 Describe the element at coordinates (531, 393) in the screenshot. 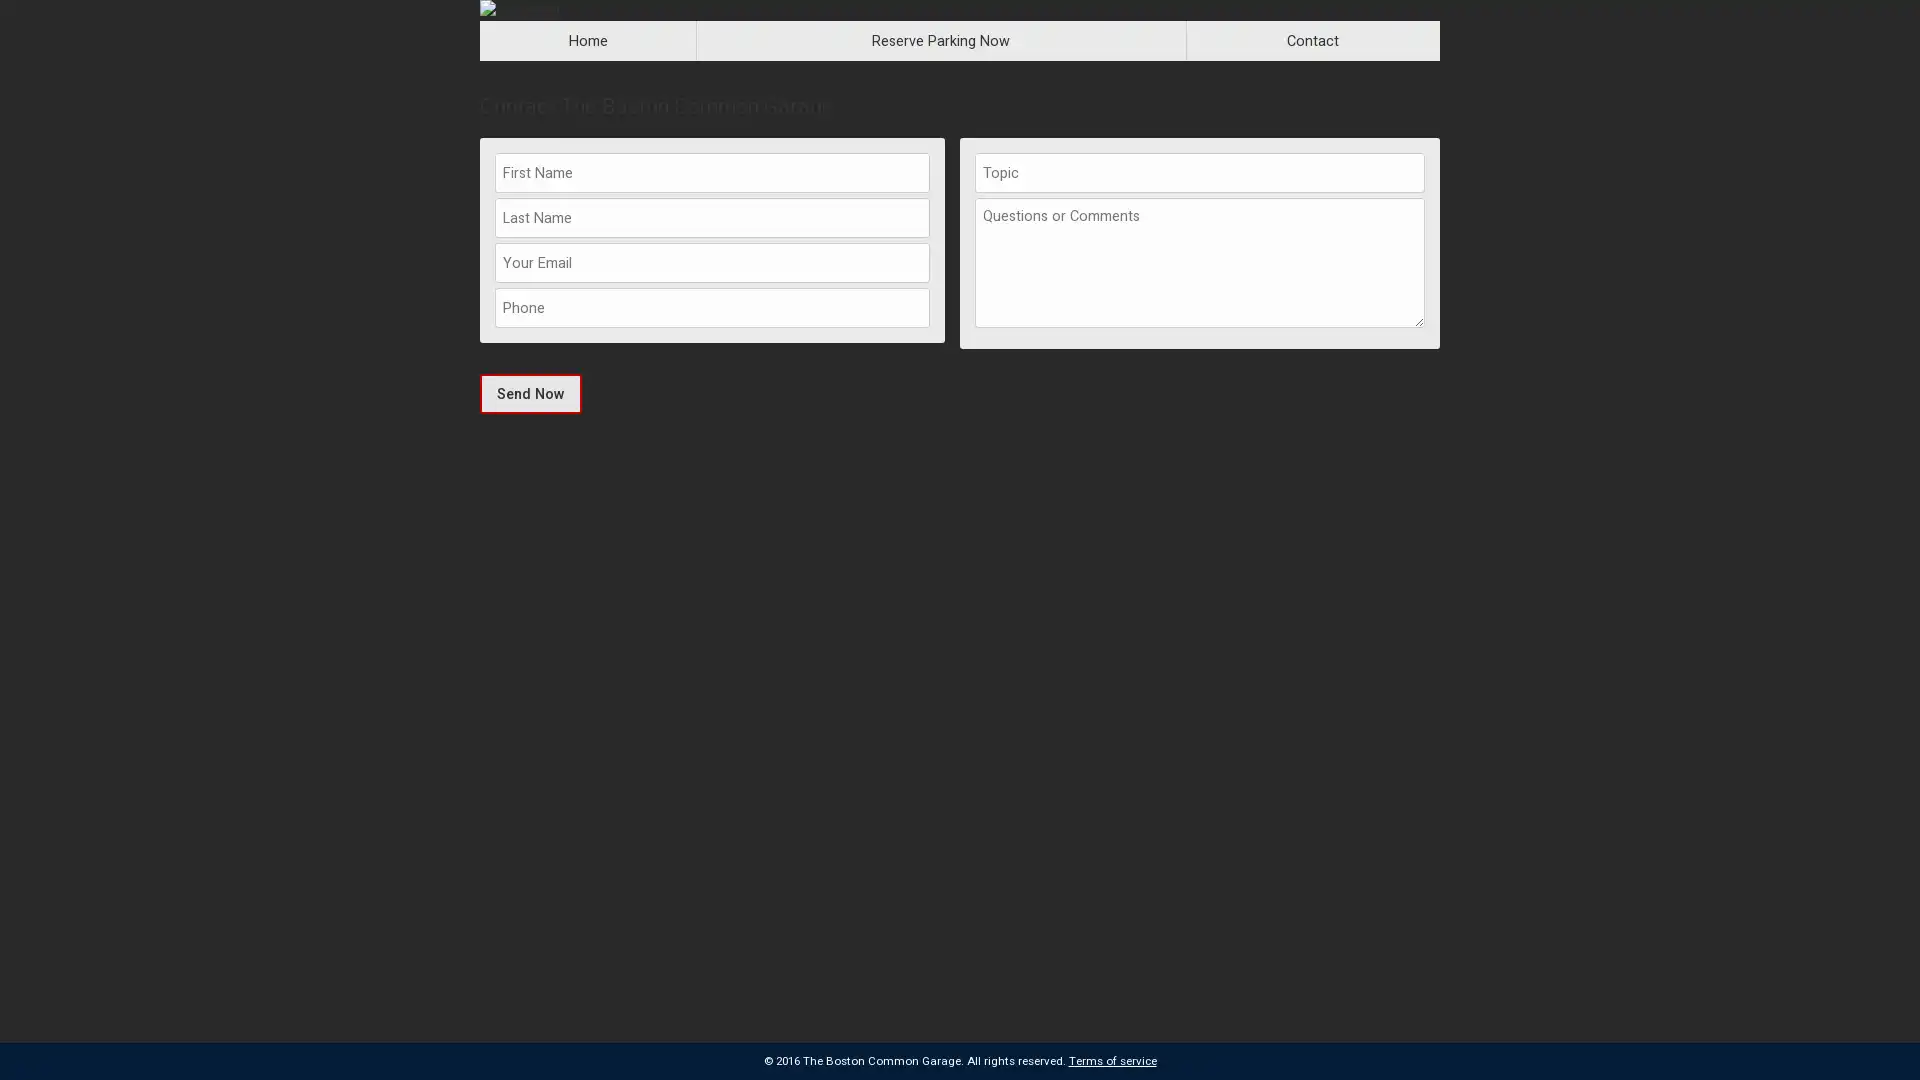

I see `Send Now` at that location.